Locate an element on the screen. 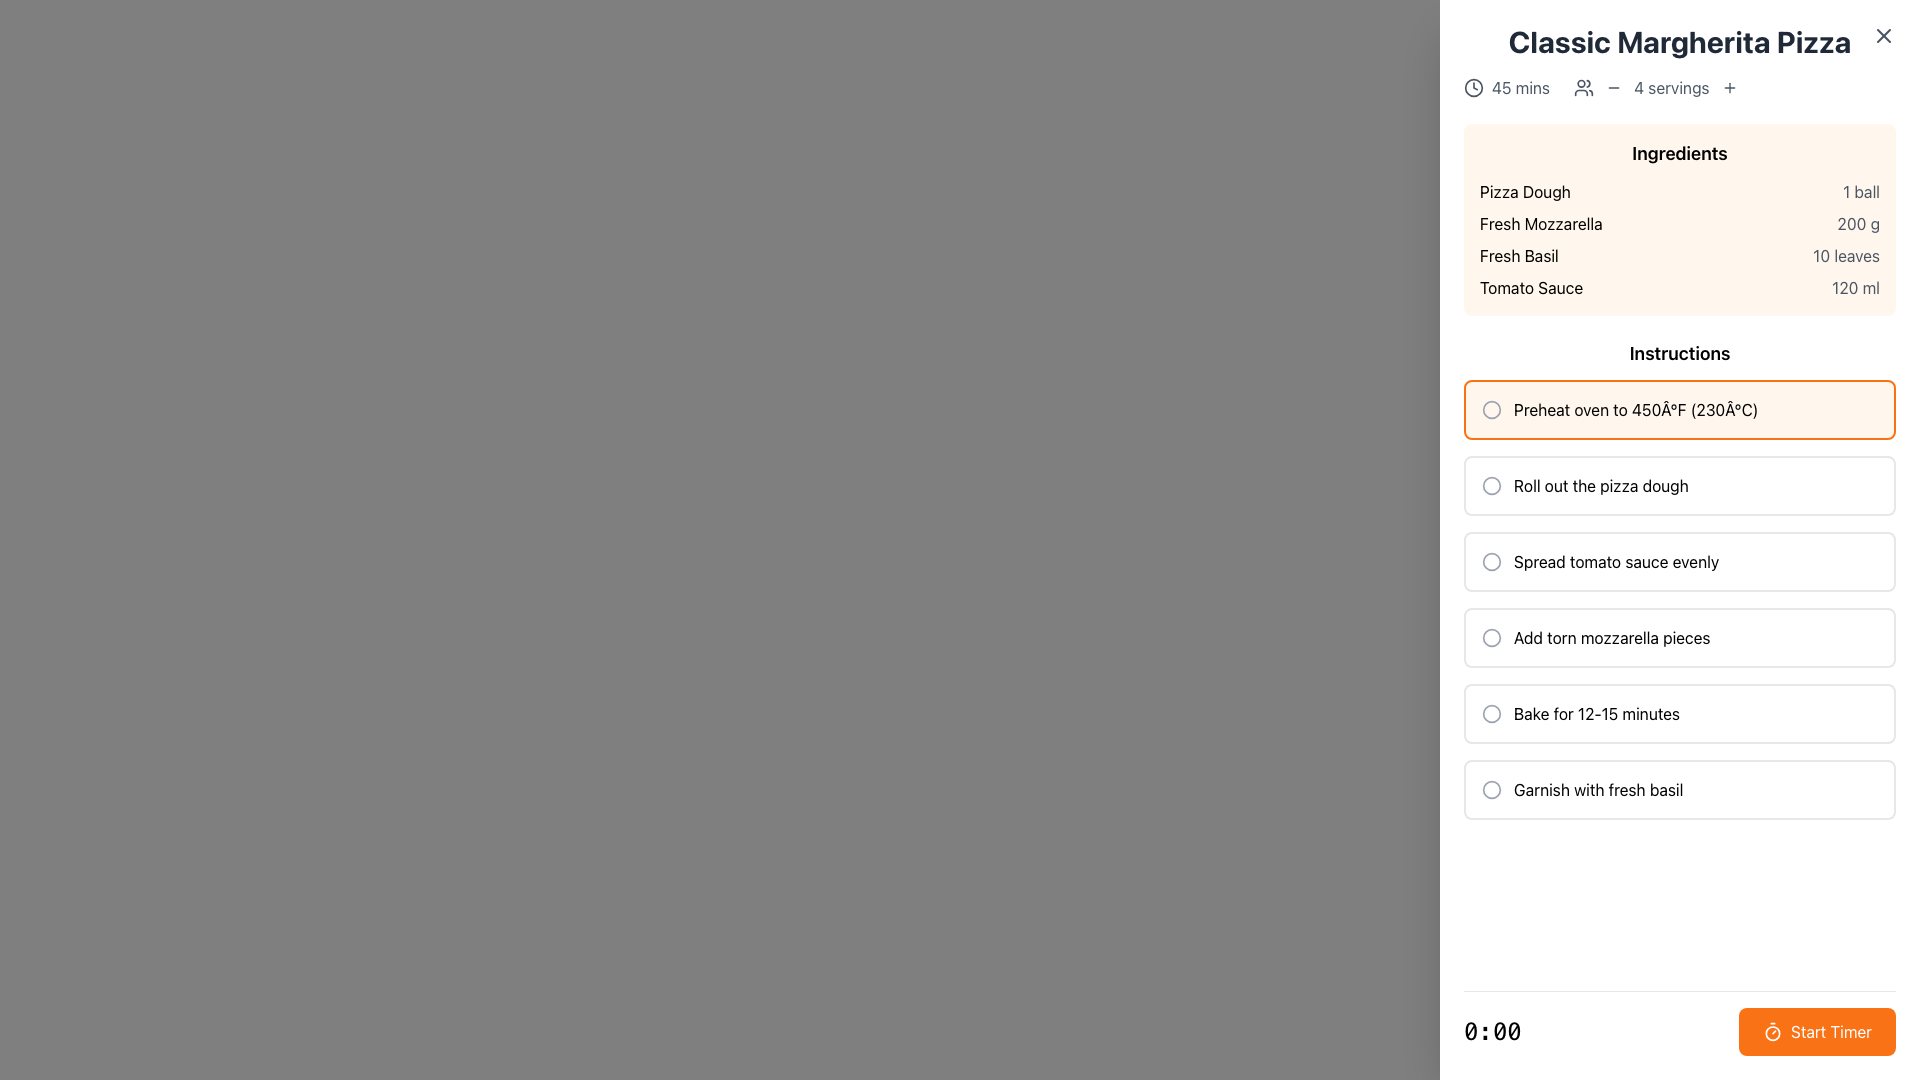  the graphical marker (circle) located in the 'Instructions' section, which precedes the text 'Preheat oven to 450°F (230°C)' is located at coordinates (1492, 408).